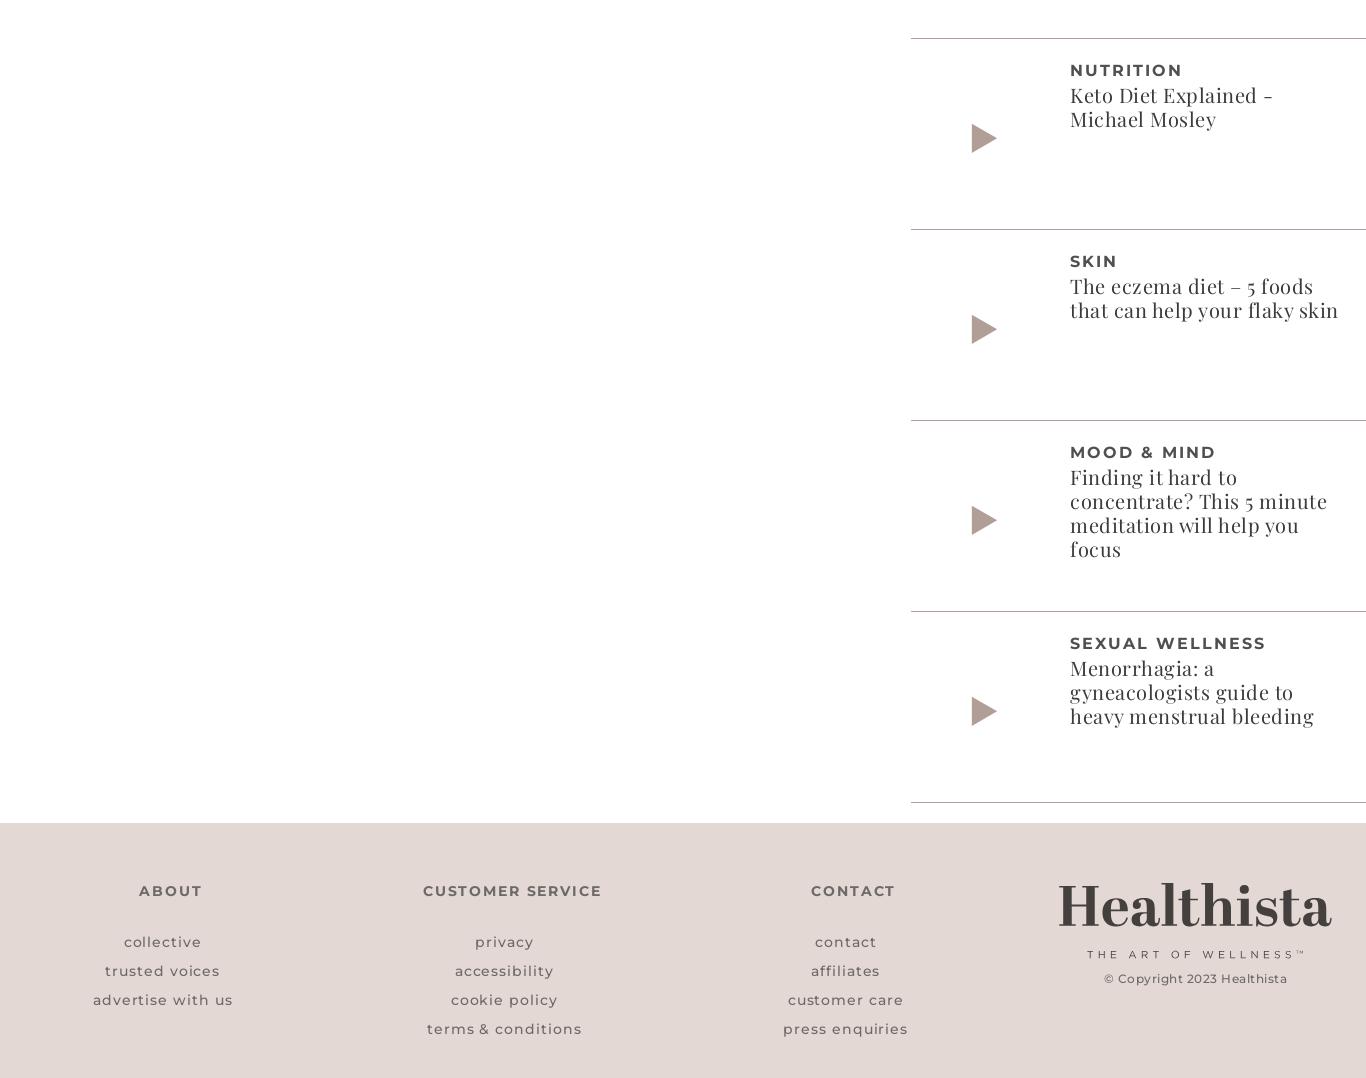 This screenshot has width=1366, height=1078. I want to click on '© Copyright 2023', so click(1162, 977).